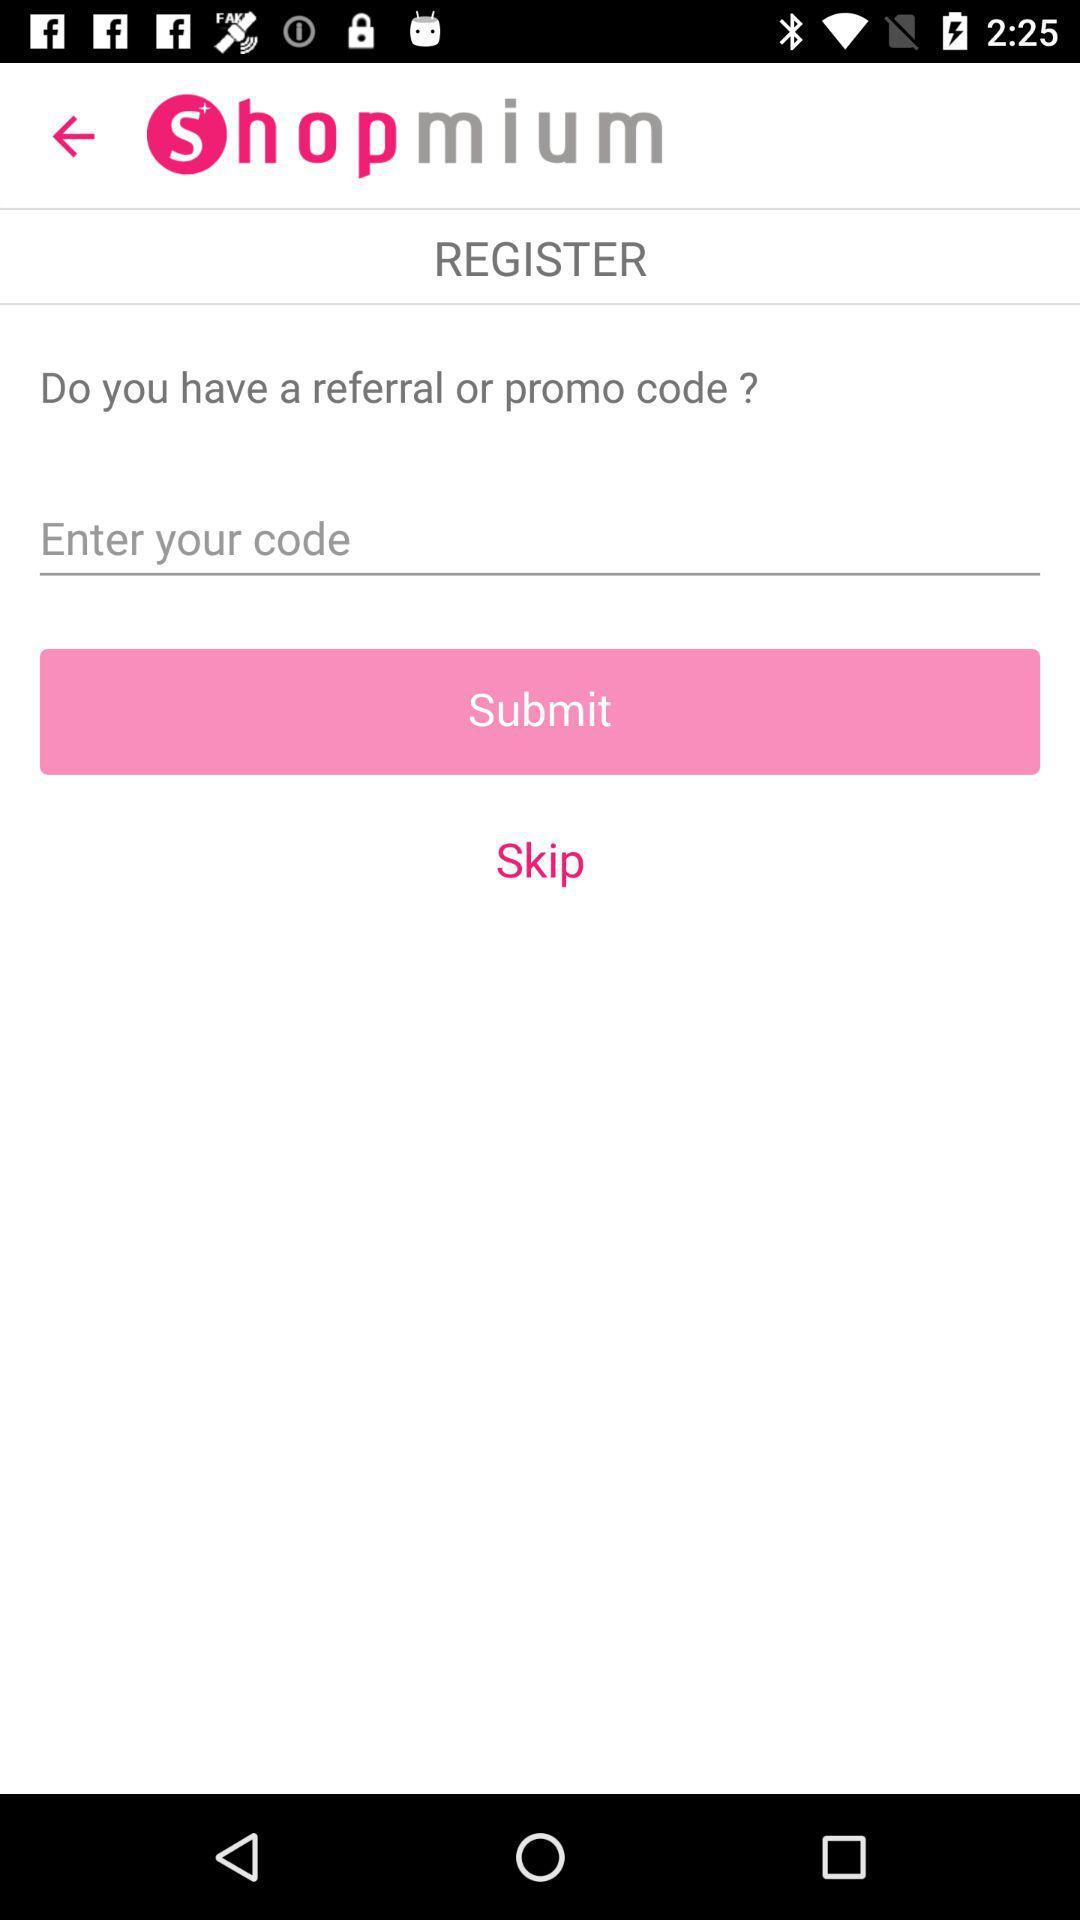 The image size is (1080, 1920). What do you see at coordinates (540, 859) in the screenshot?
I see `the skip` at bounding box center [540, 859].